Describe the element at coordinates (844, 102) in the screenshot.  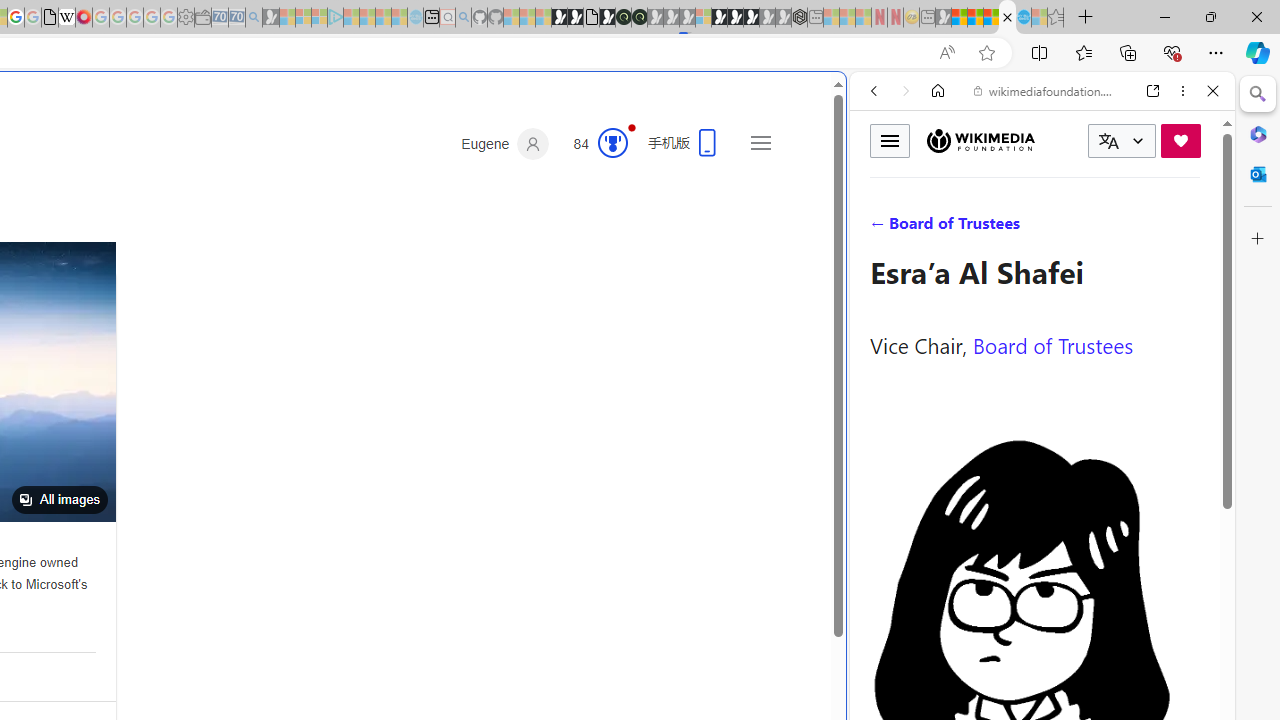
I see `'Close split screen'` at that location.